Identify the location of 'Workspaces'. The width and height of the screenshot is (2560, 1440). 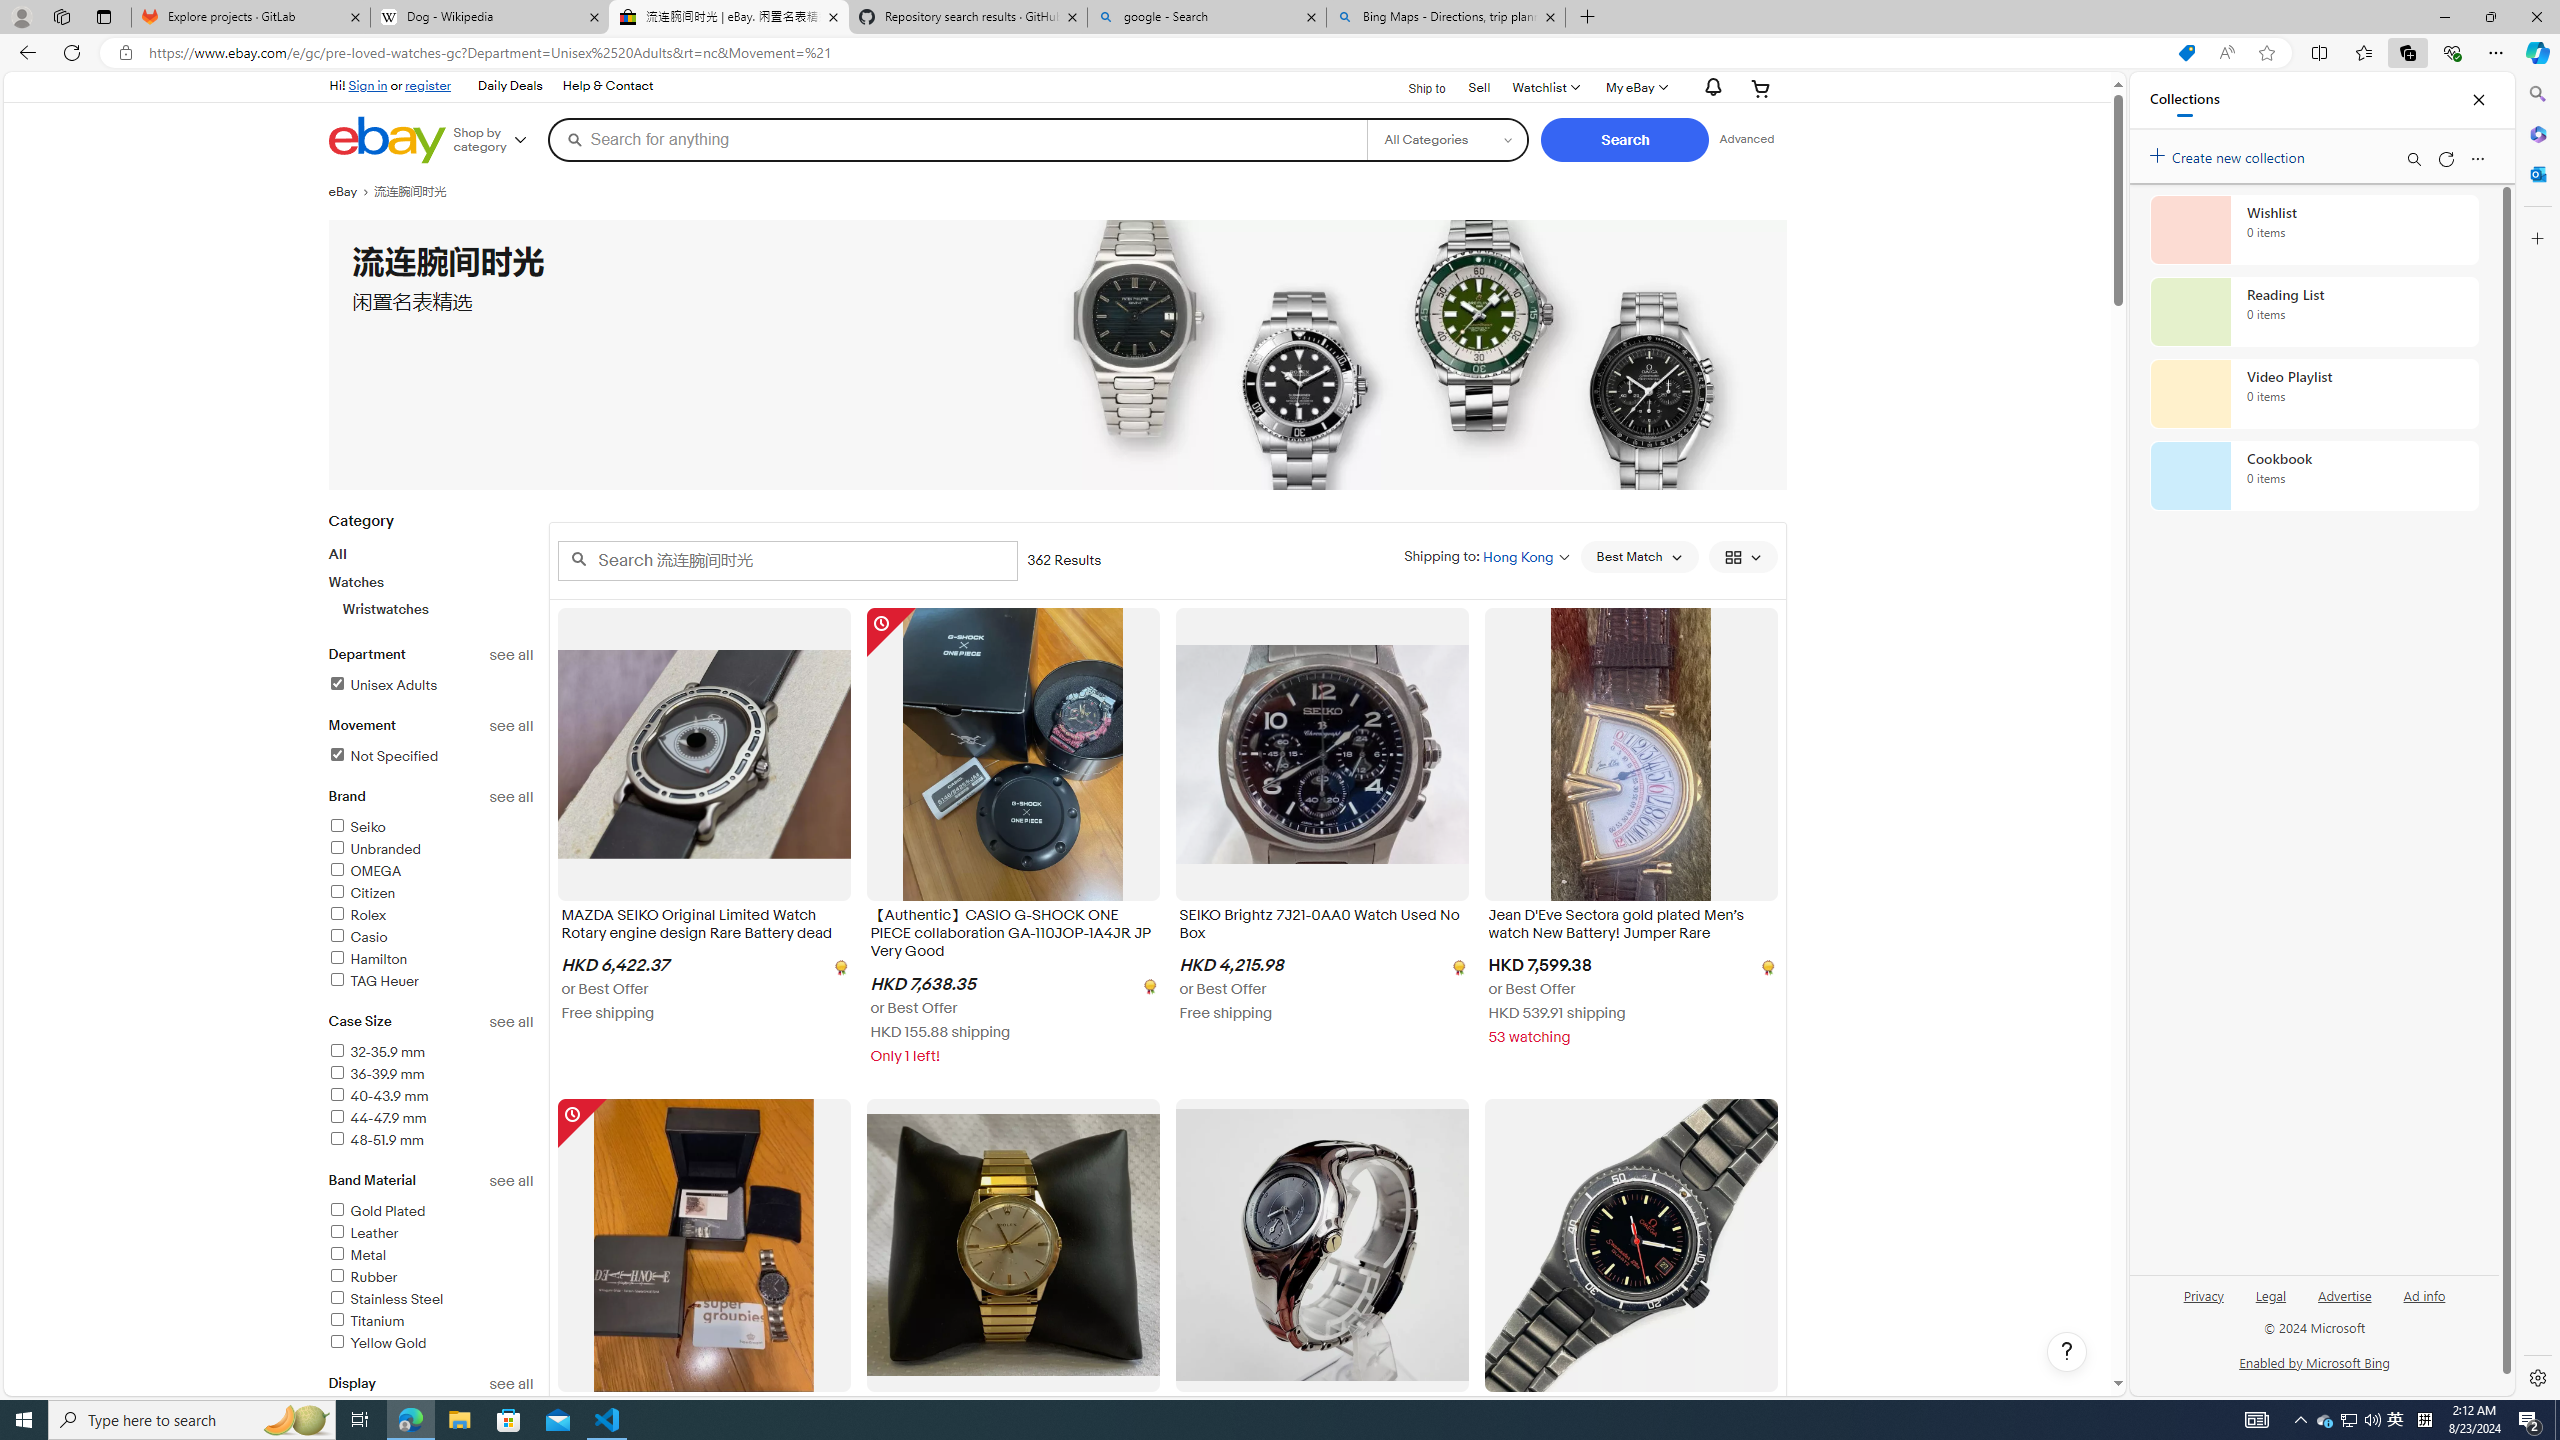
(61, 16).